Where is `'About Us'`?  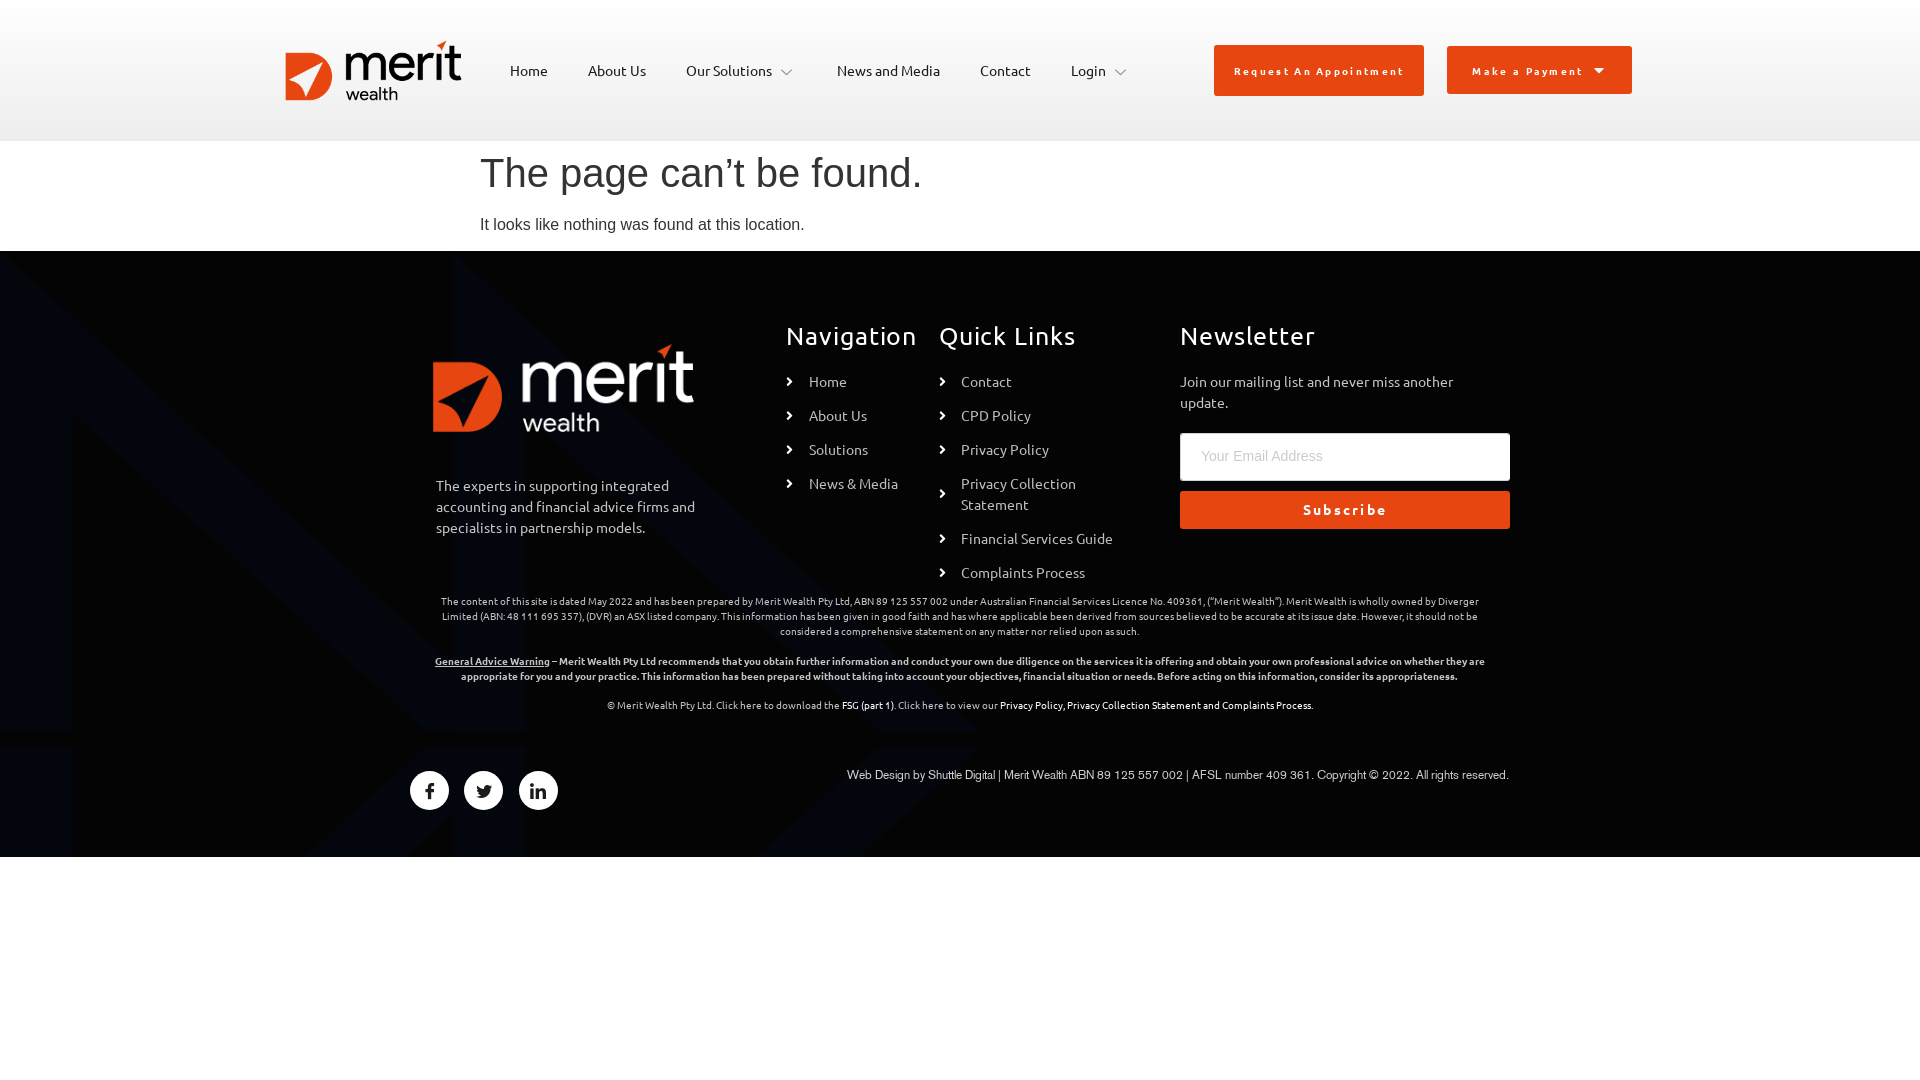 'About Us' is located at coordinates (852, 414).